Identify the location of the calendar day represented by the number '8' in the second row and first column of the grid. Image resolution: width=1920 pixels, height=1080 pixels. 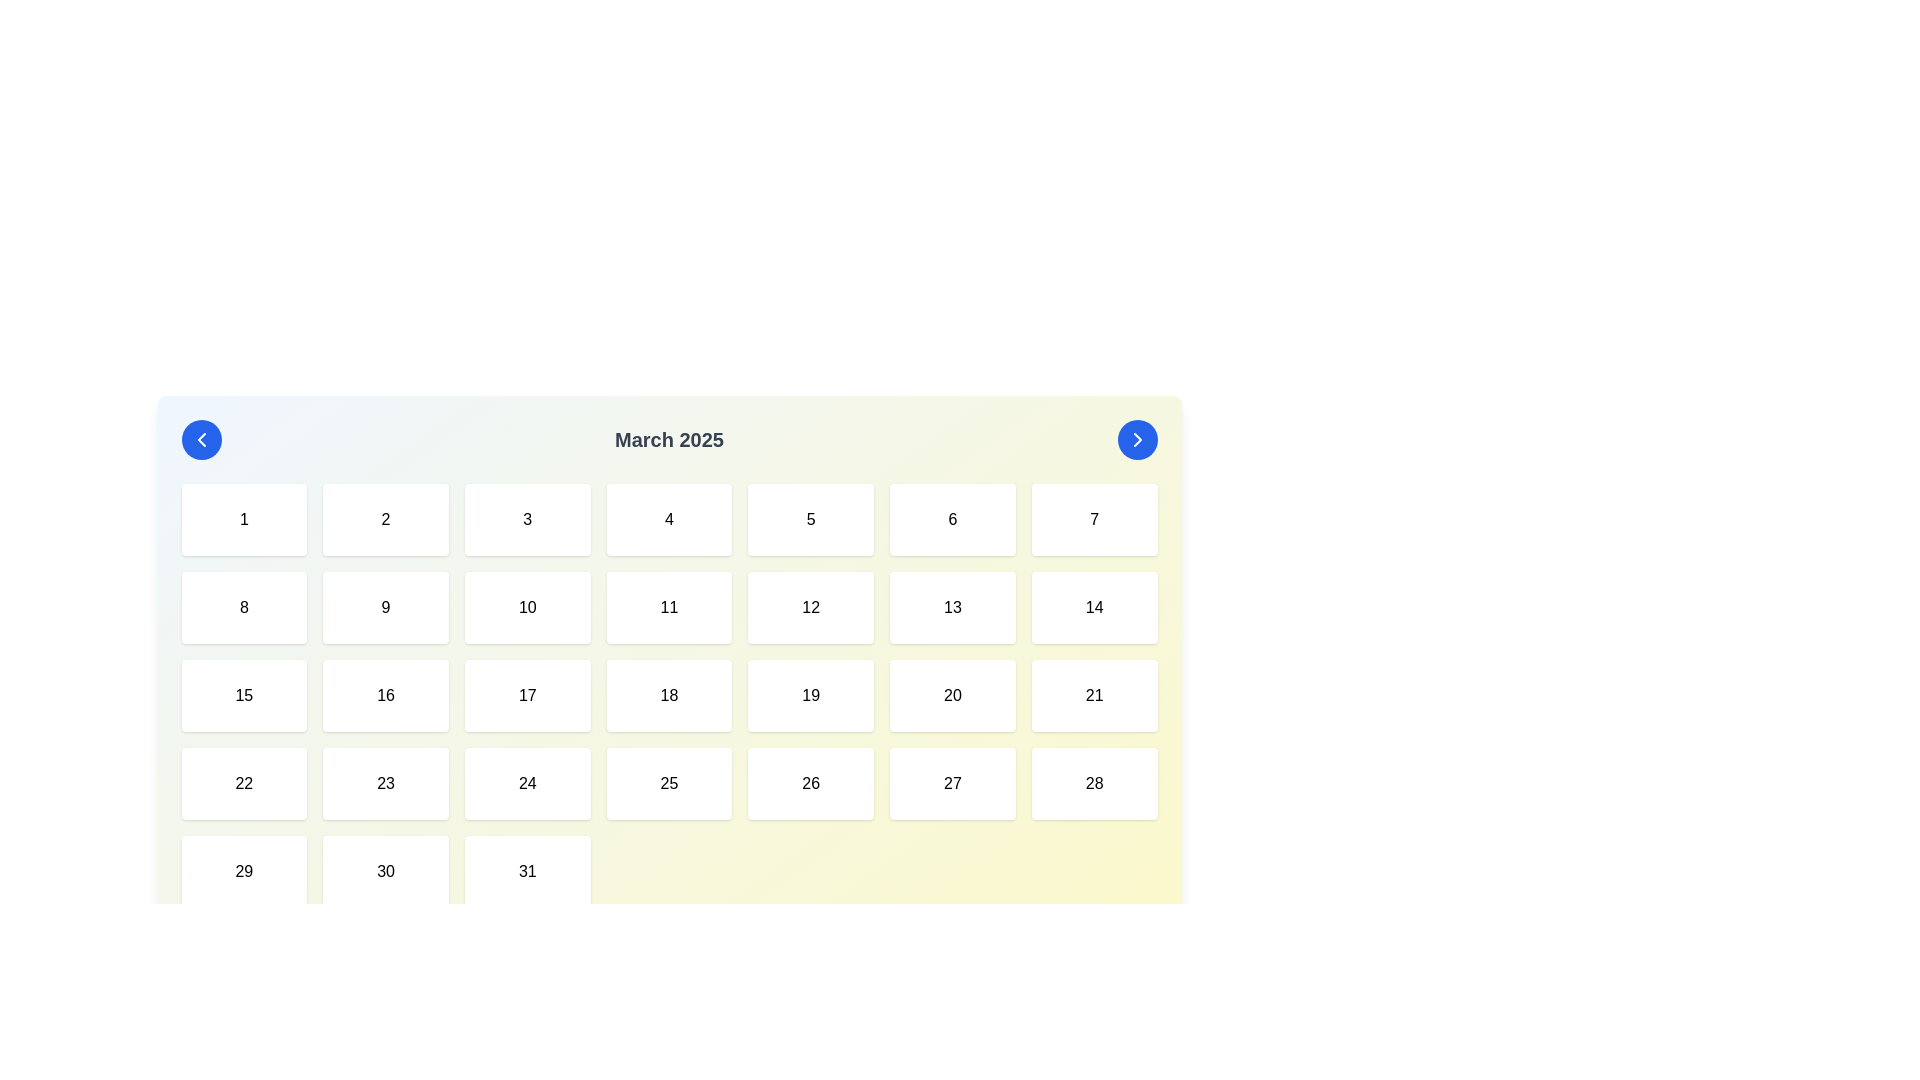
(243, 607).